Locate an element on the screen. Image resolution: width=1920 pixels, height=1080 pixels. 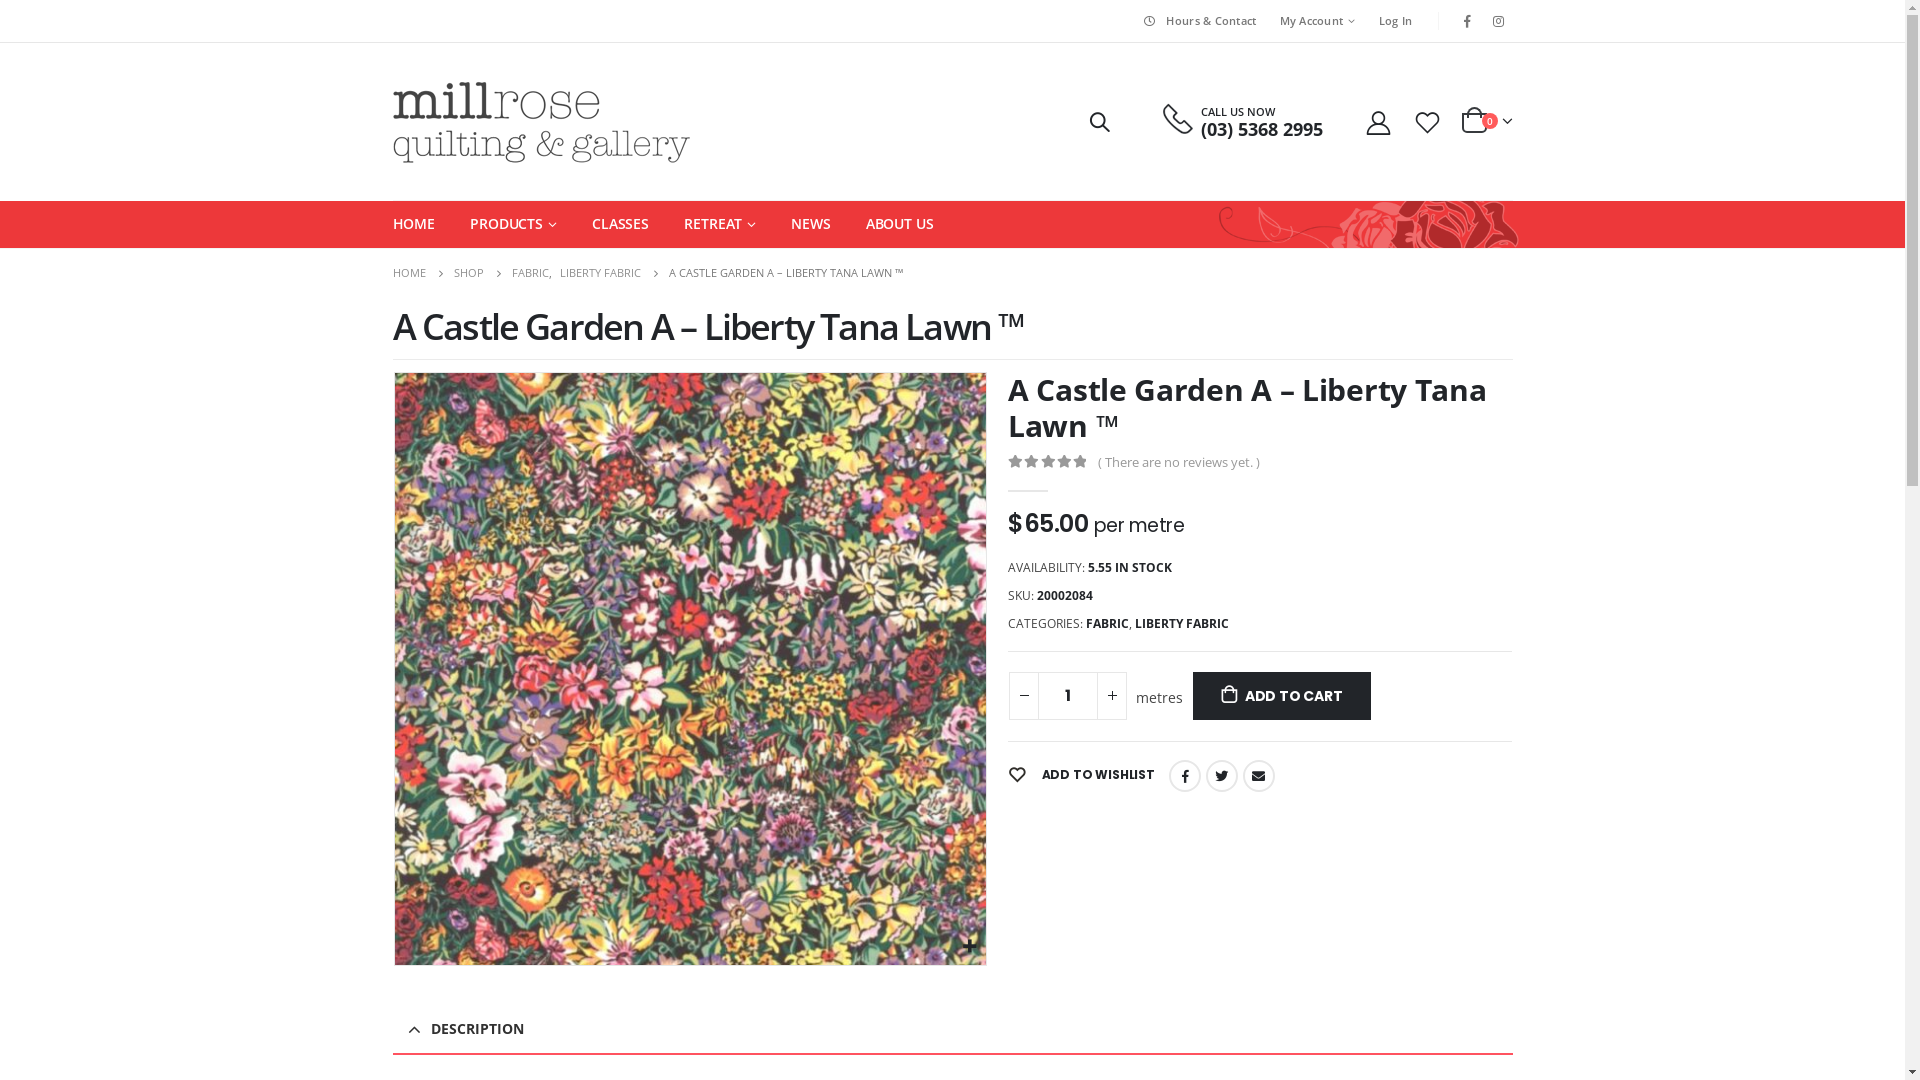
'Instagram' is located at coordinates (1498, 20).